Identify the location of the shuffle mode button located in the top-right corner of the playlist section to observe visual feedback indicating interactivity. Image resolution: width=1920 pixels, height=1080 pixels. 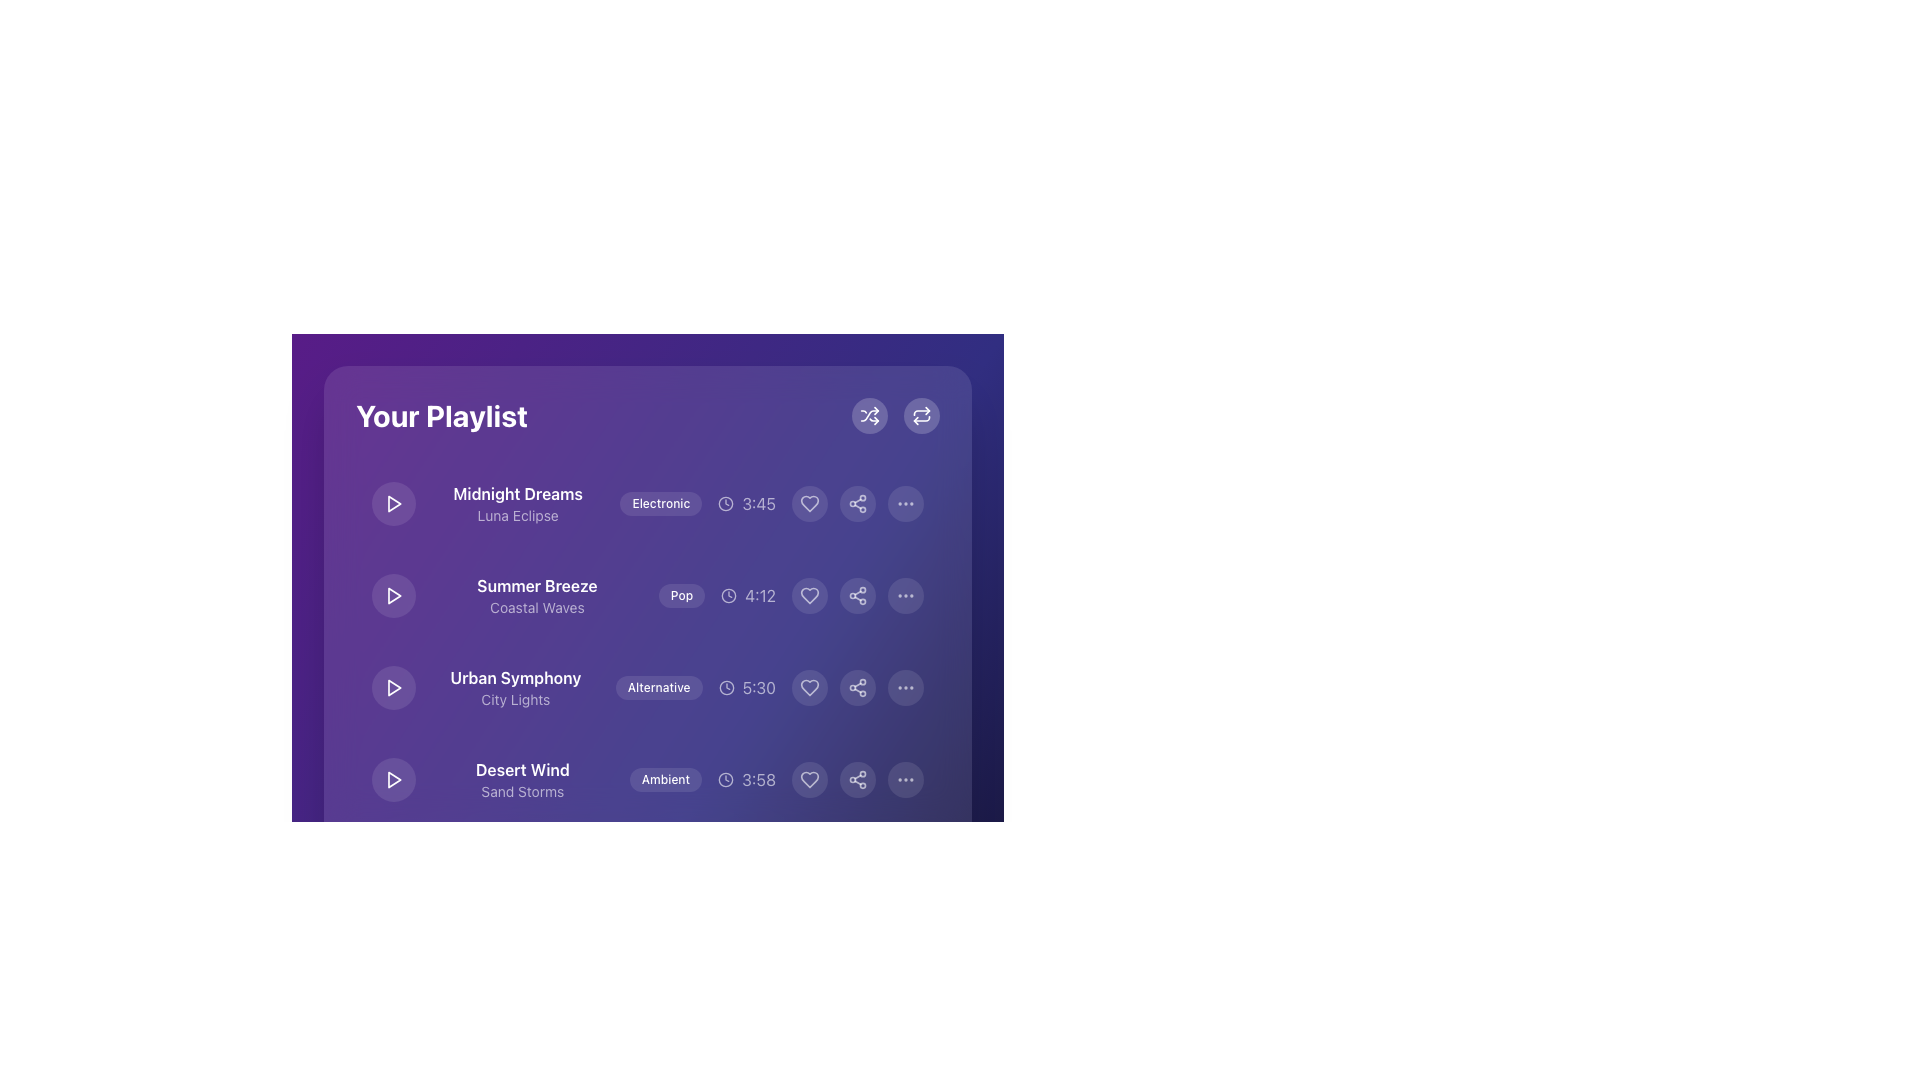
(869, 415).